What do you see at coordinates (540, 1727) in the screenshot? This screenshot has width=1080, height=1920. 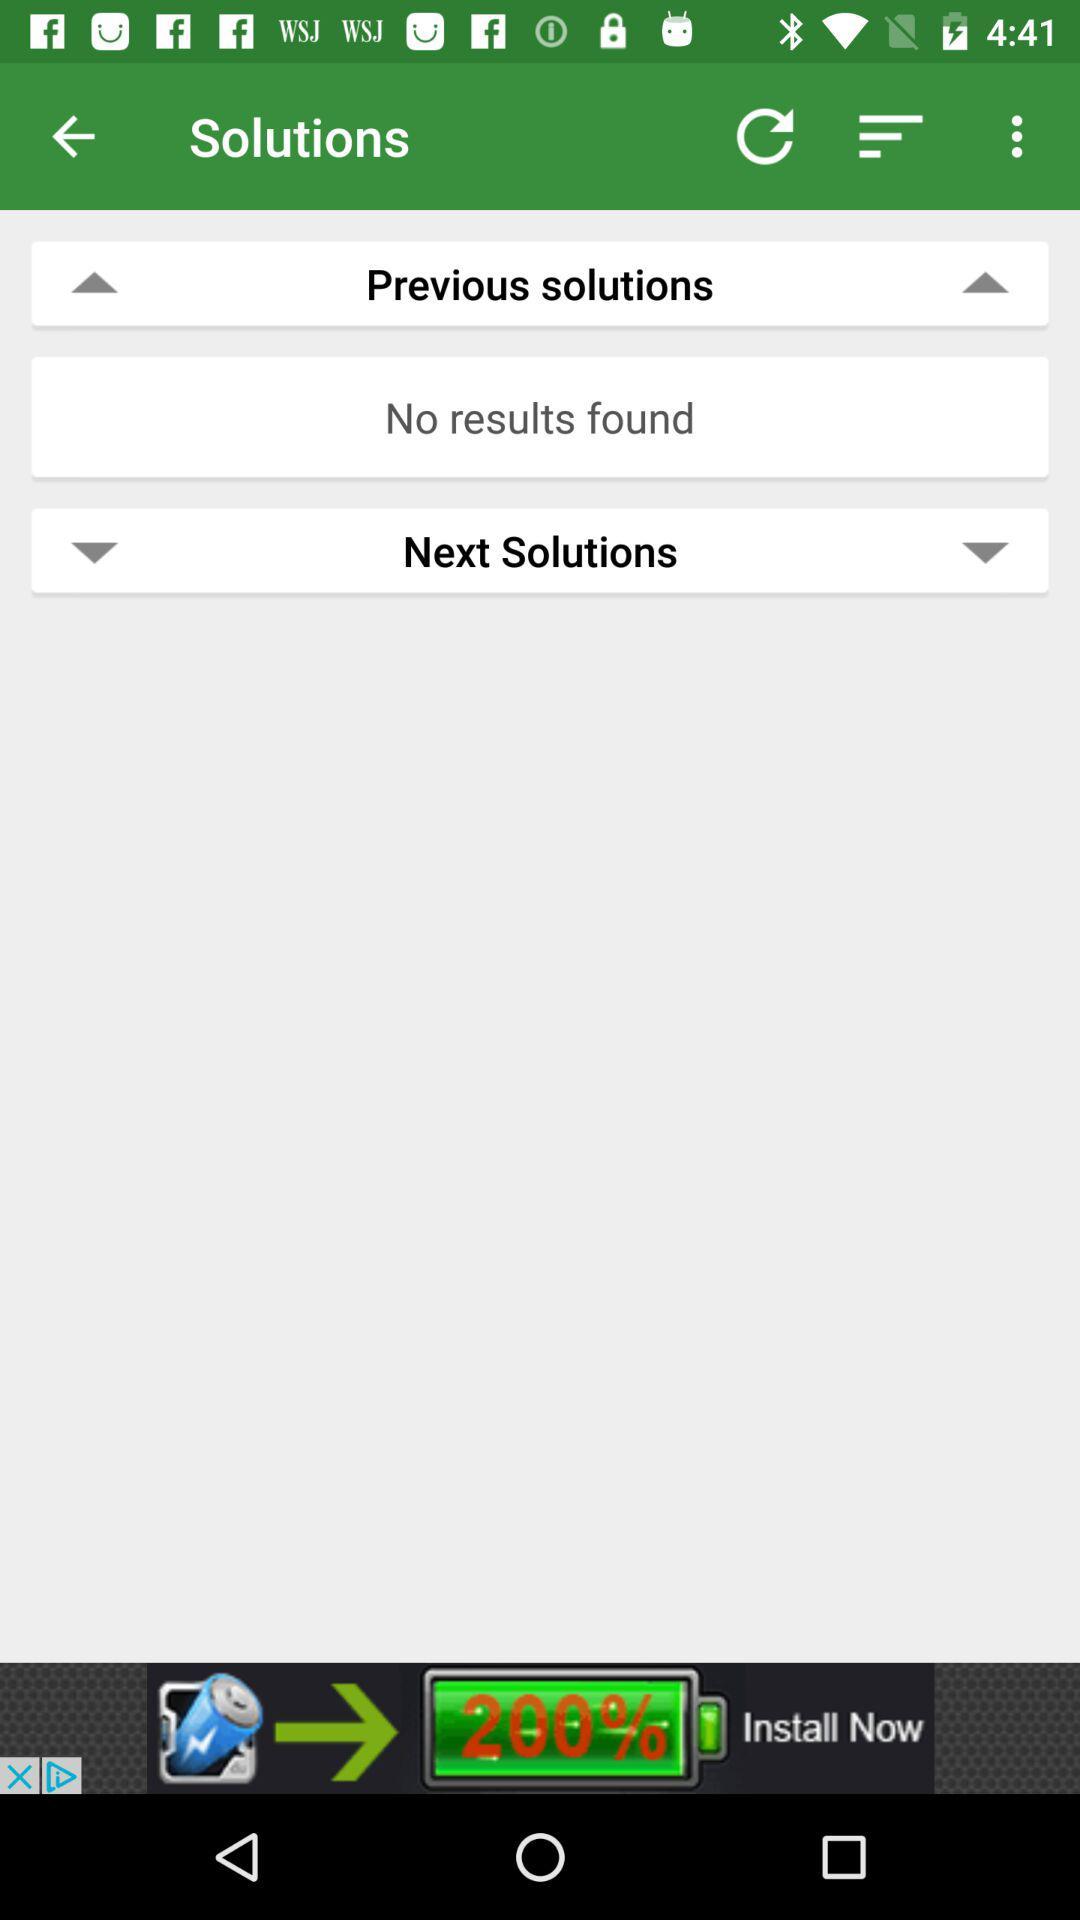 I see `banner advertisement` at bounding box center [540, 1727].